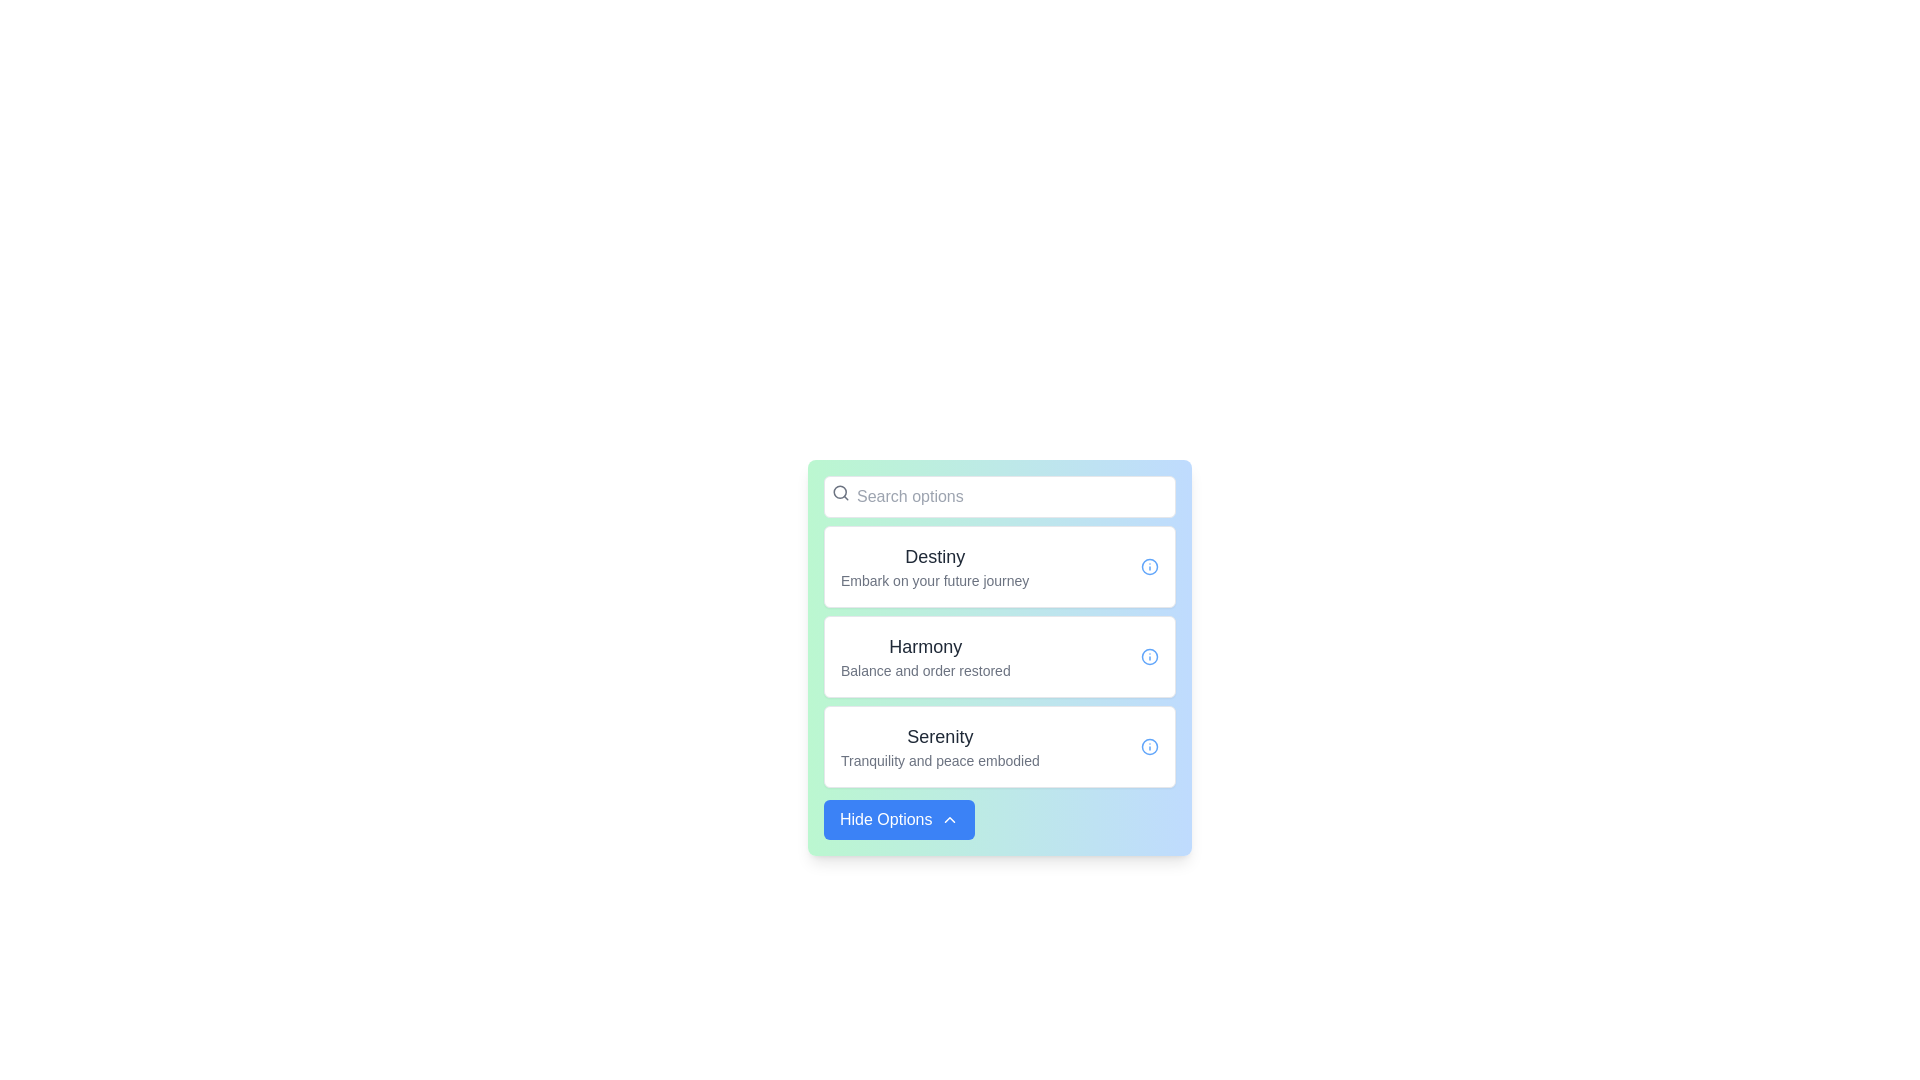 The height and width of the screenshot is (1080, 1920). I want to click on the informational icon represented by a circular part located to the right of the 'Harmony' option in the list of items, so click(1150, 656).